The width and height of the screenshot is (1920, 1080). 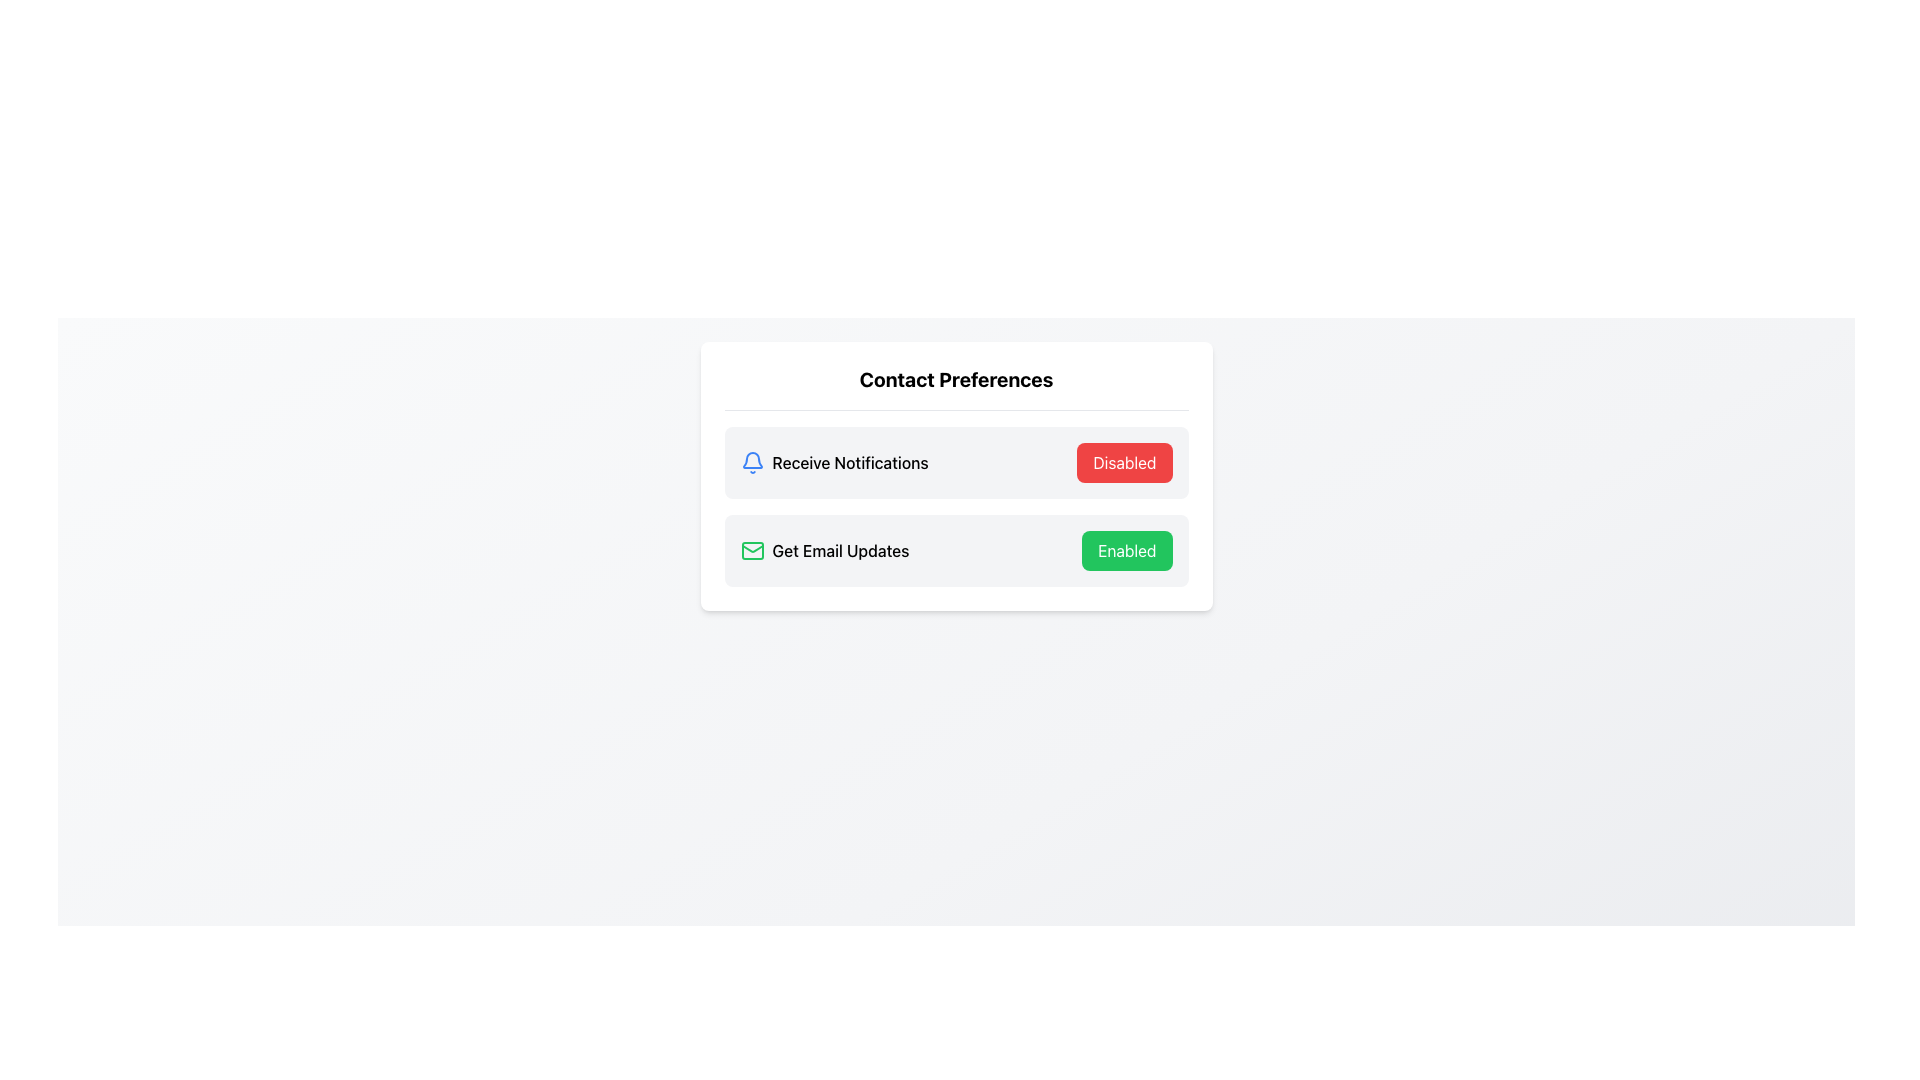 What do you see at coordinates (825, 551) in the screenshot?
I see `the 'Get Email Updates' label which consists of a green outlined envelope icon and text, located in the second row of the 'Contact Preferences' panel, left of the 'Enabled' button` at bounding box center [825, 551].